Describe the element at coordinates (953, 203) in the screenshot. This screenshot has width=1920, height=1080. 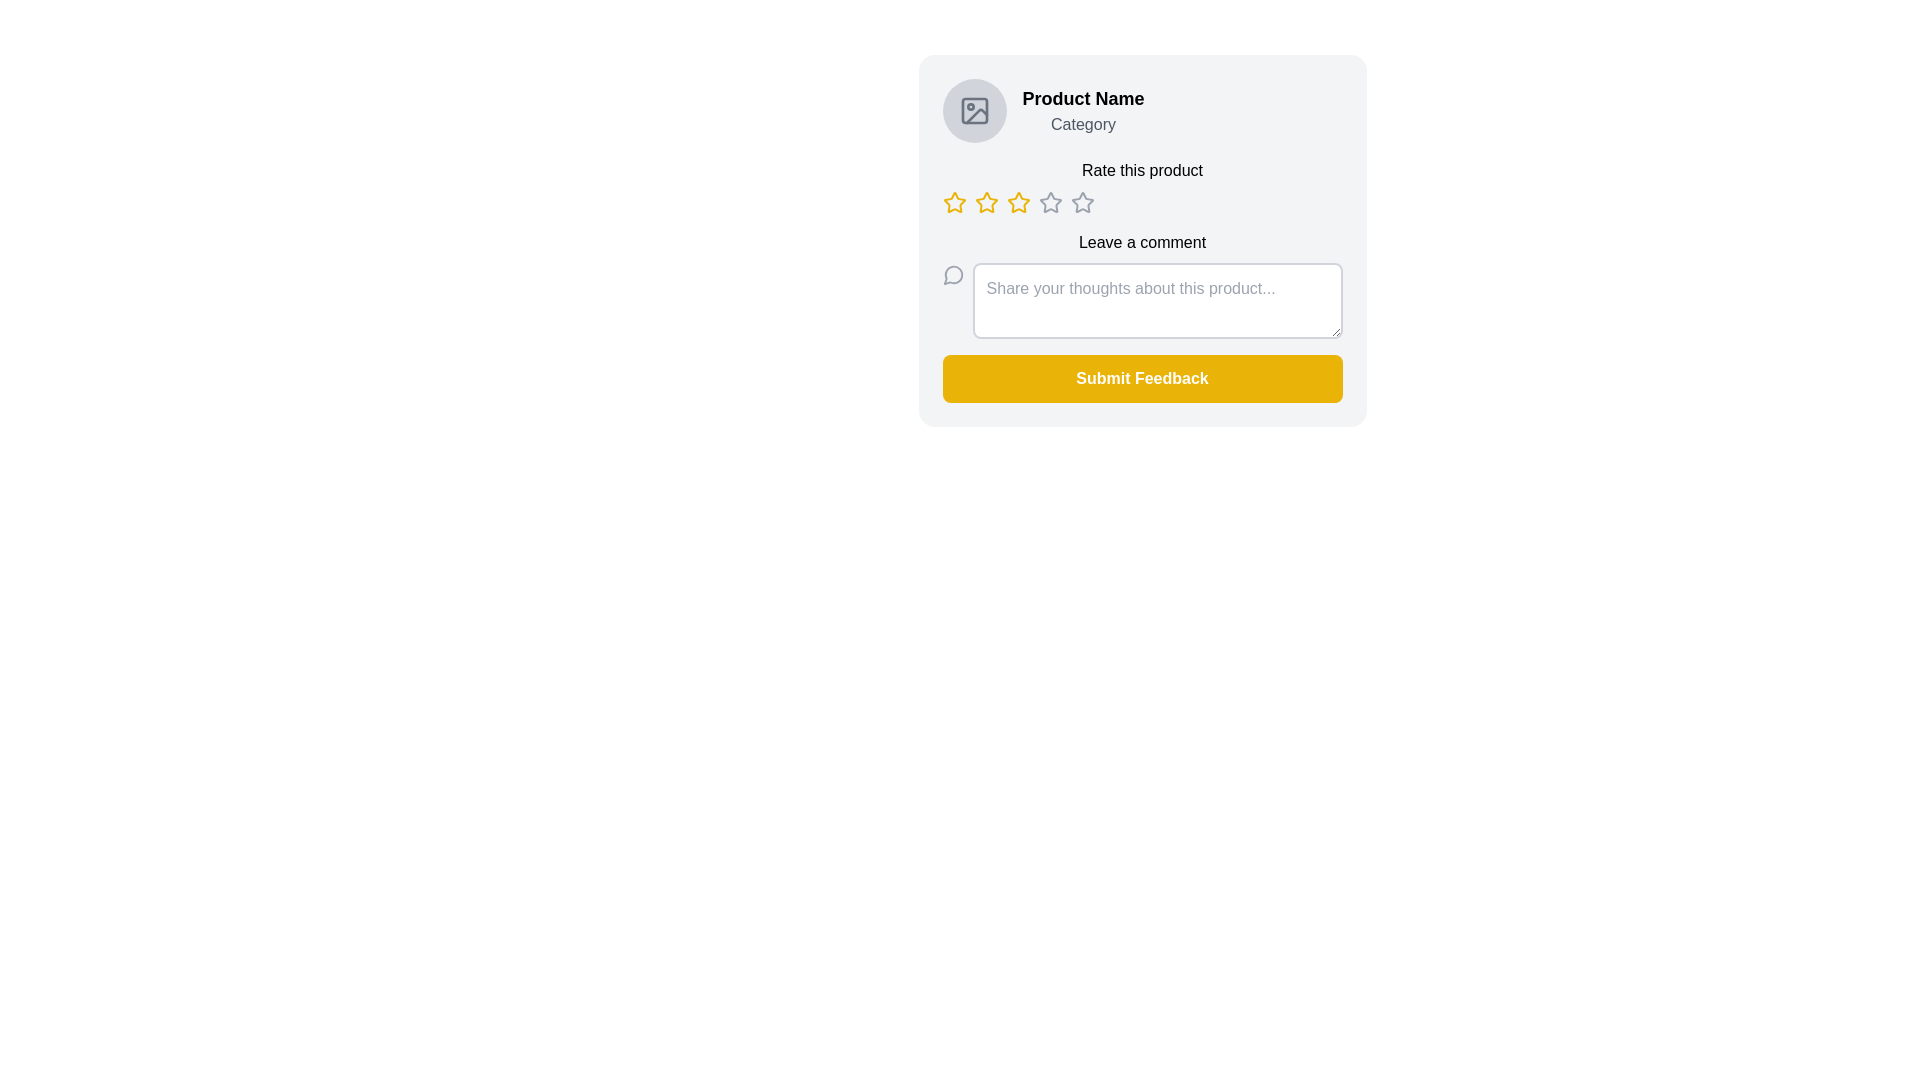
I see `the first star in the rating system` at that location.